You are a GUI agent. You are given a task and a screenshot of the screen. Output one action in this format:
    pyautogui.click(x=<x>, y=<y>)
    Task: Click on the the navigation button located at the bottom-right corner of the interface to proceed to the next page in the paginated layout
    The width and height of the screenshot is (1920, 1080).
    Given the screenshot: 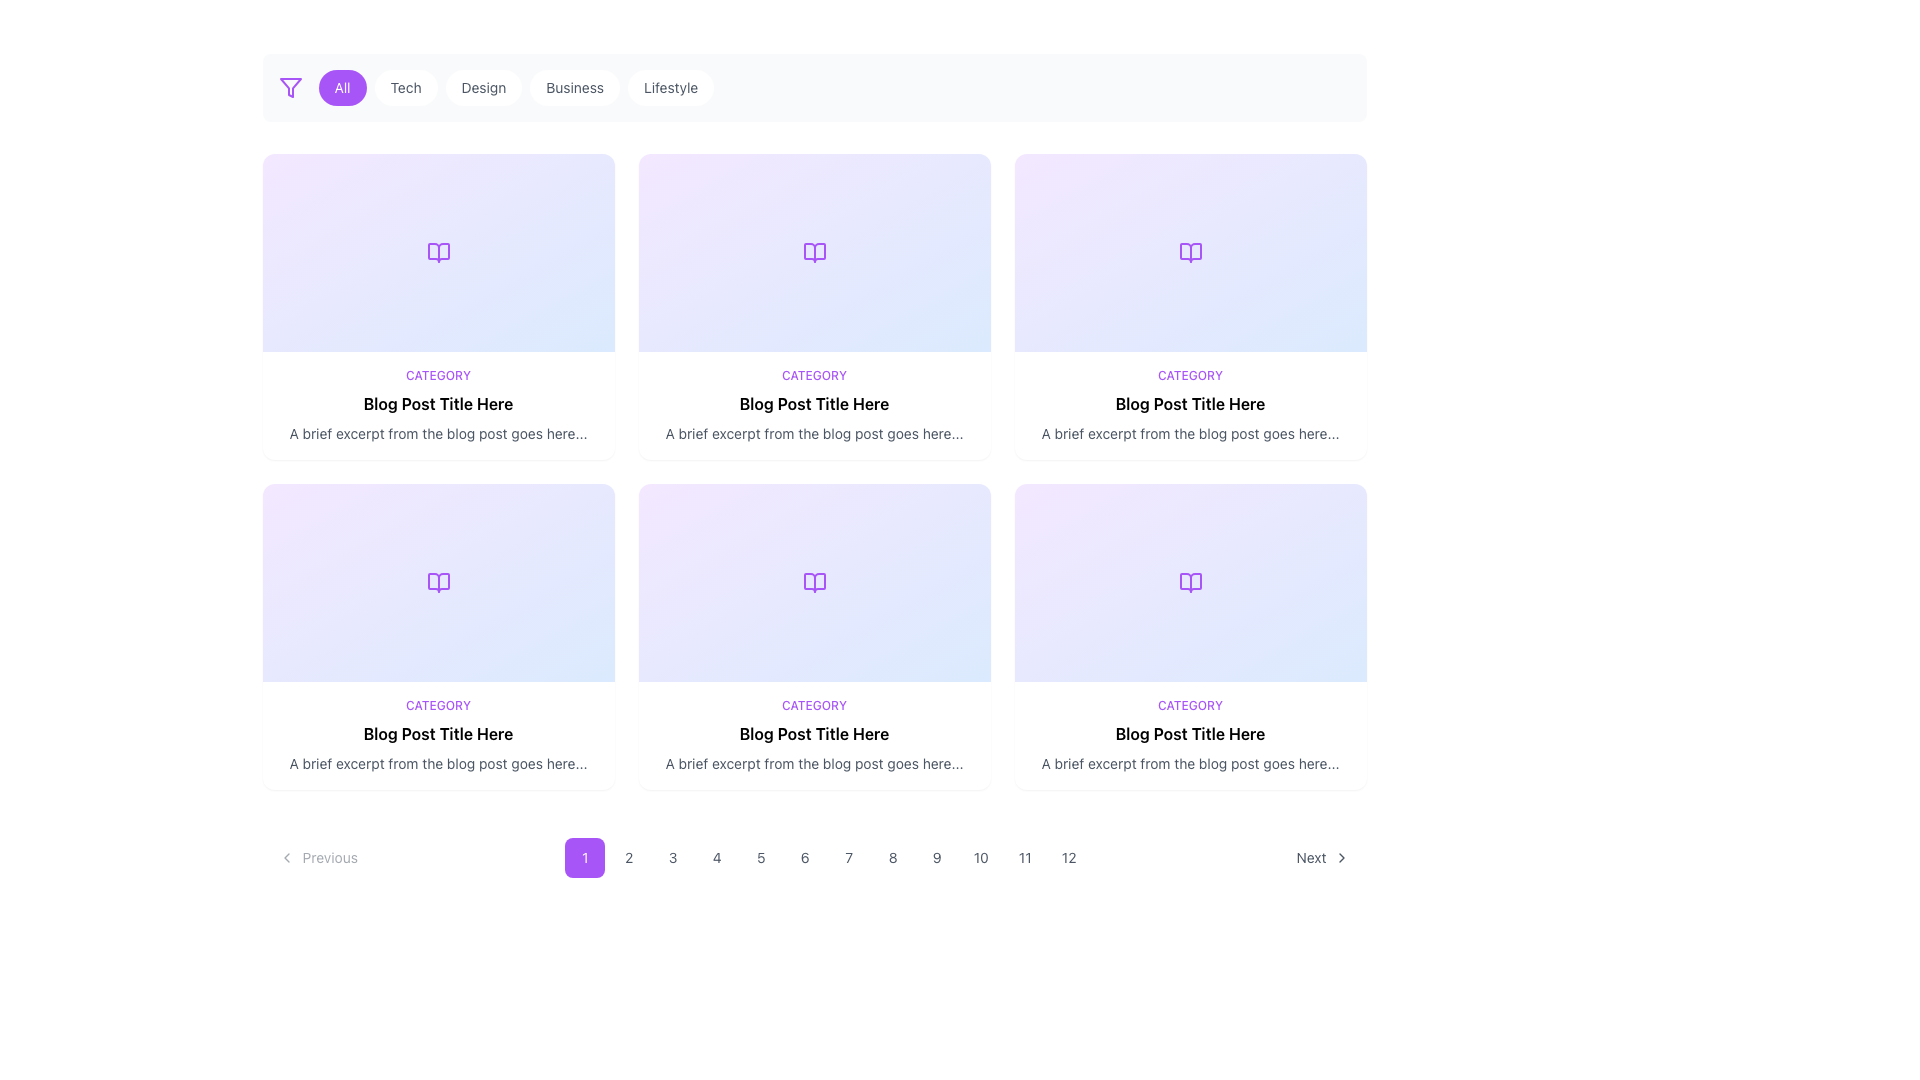 What is the action you would take?
    pyautogui.click(x=1323, y=856)
    